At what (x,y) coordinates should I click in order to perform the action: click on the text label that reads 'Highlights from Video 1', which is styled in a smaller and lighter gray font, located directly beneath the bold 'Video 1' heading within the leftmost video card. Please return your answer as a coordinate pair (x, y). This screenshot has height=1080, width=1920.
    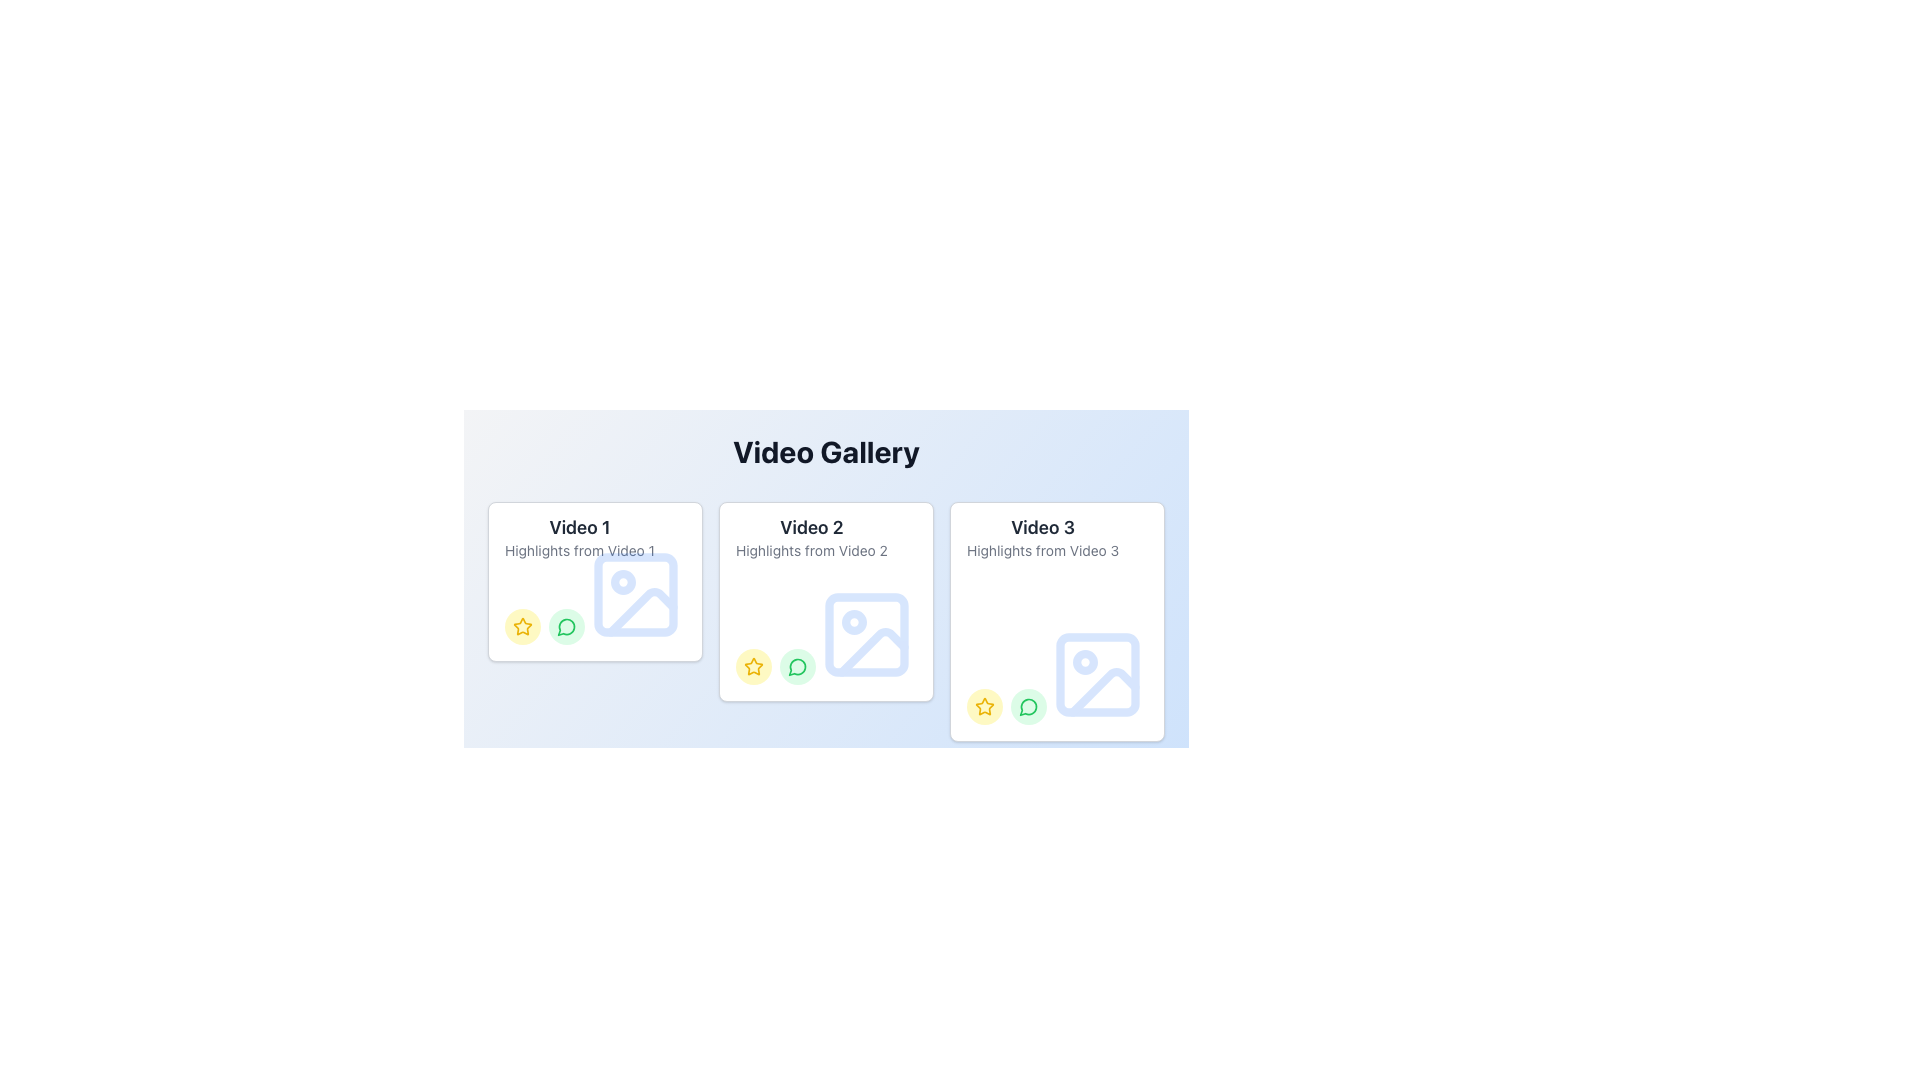
    Looking at the image, I should click on (579, 551).